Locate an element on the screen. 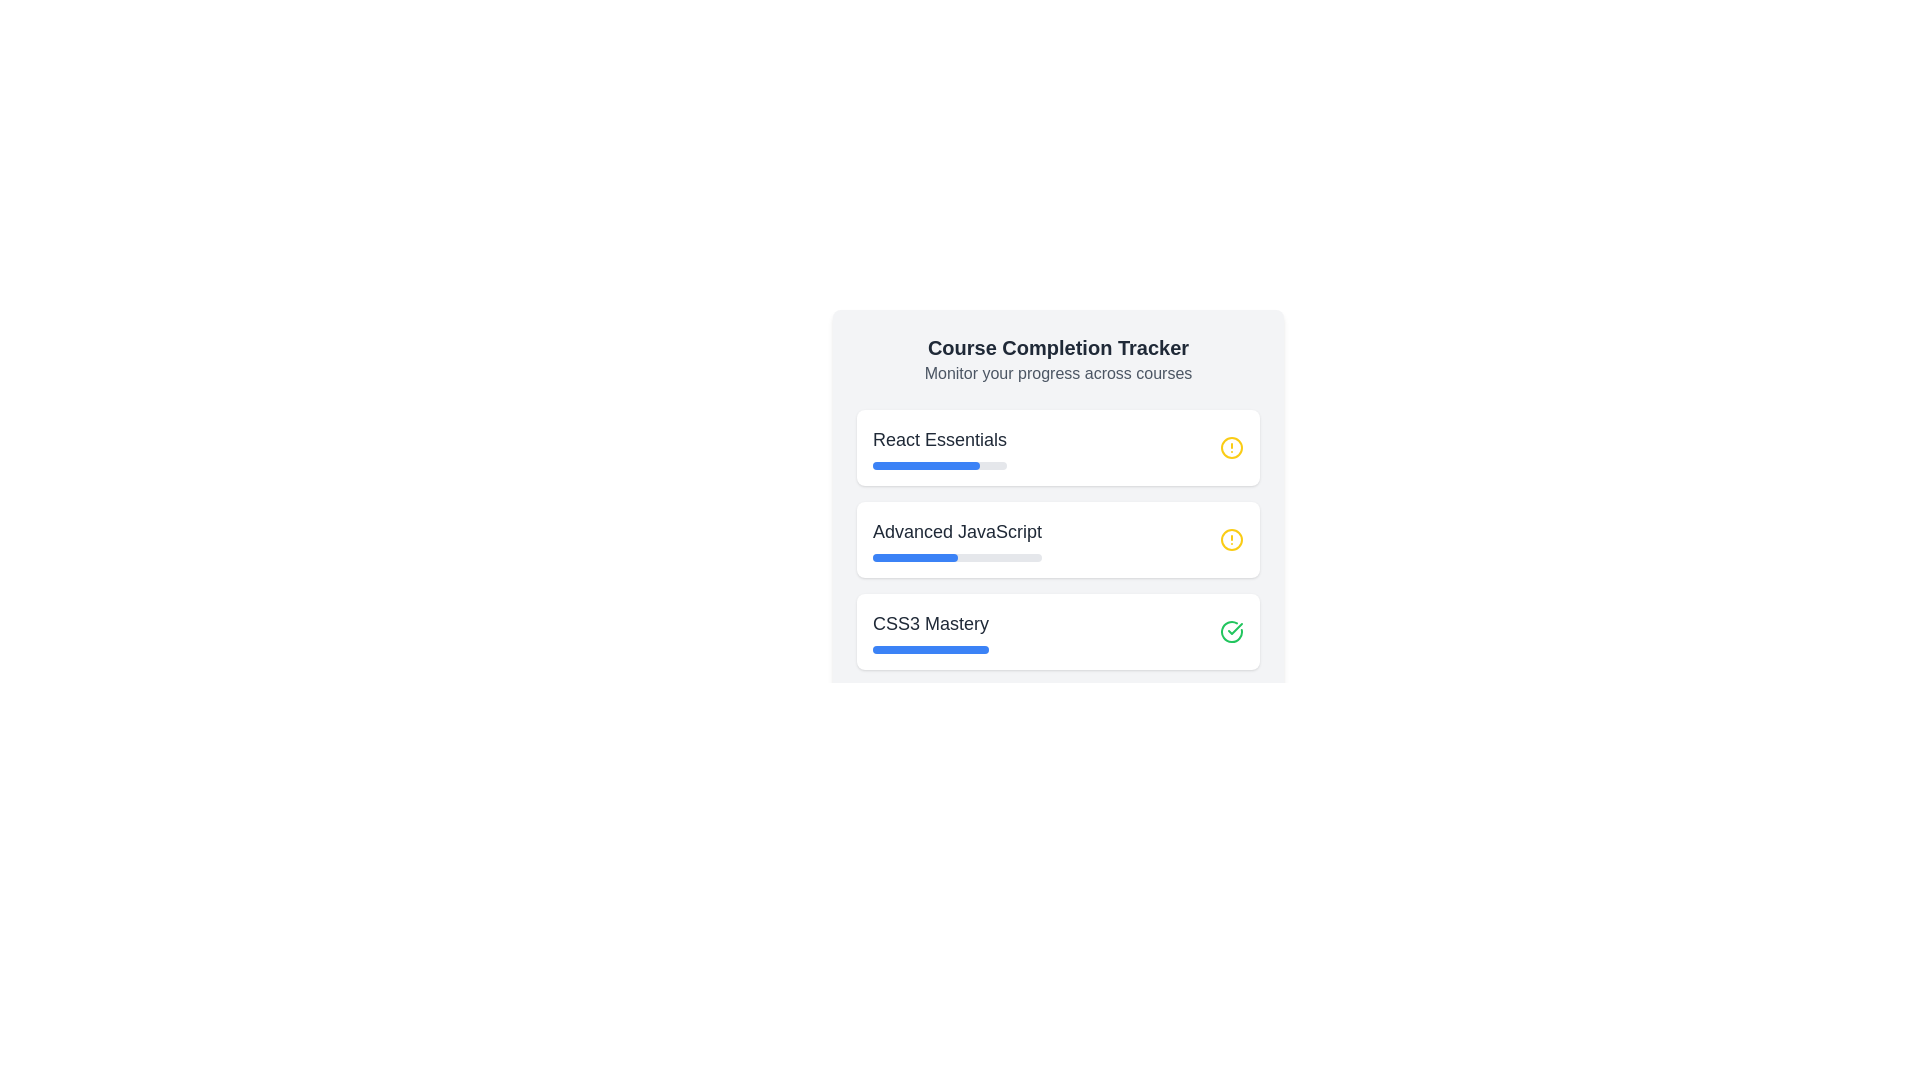  the static text label that identifies the progress tracker for the course titled 'CSS3 Mastery', located above a horizontal blue progress bar in the bottommost row of a vertical list of three elements is located at coordinates (930, 623).